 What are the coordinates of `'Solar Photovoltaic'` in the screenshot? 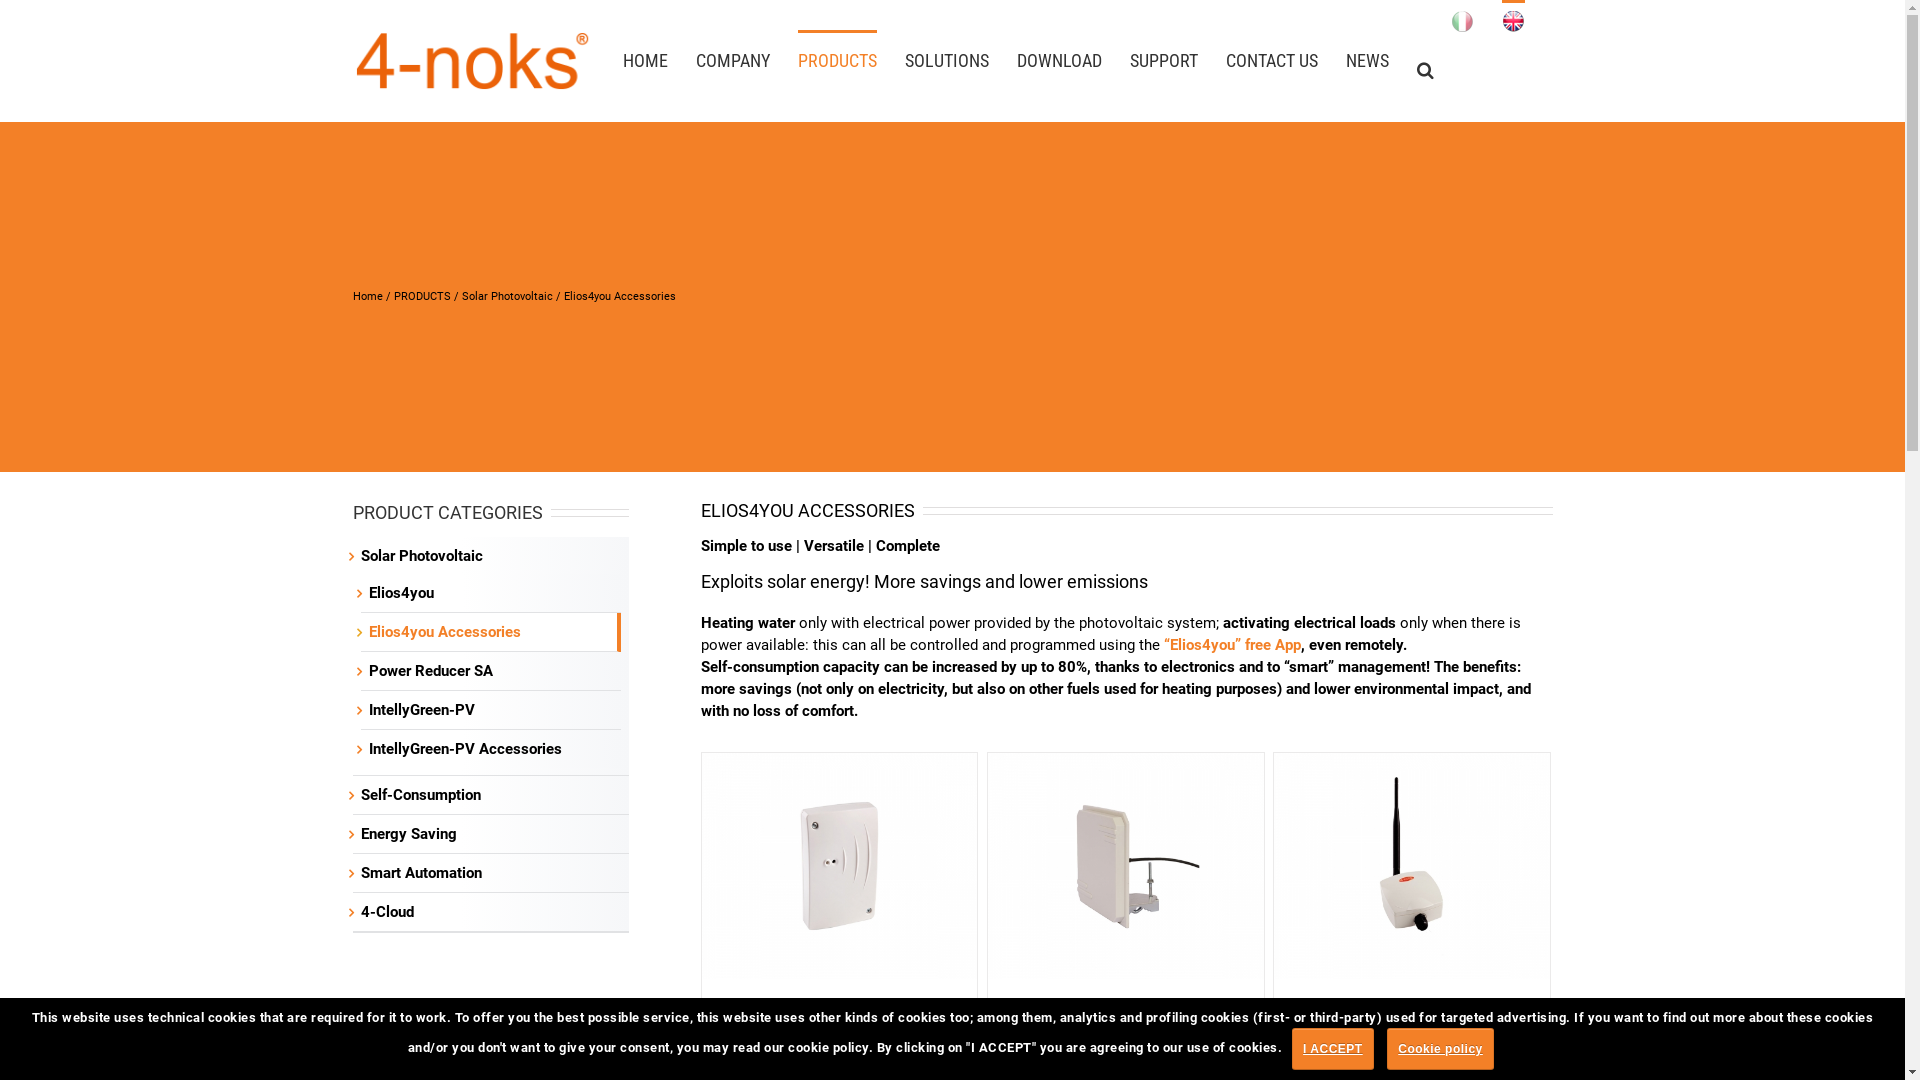 It's located at (460, 296).